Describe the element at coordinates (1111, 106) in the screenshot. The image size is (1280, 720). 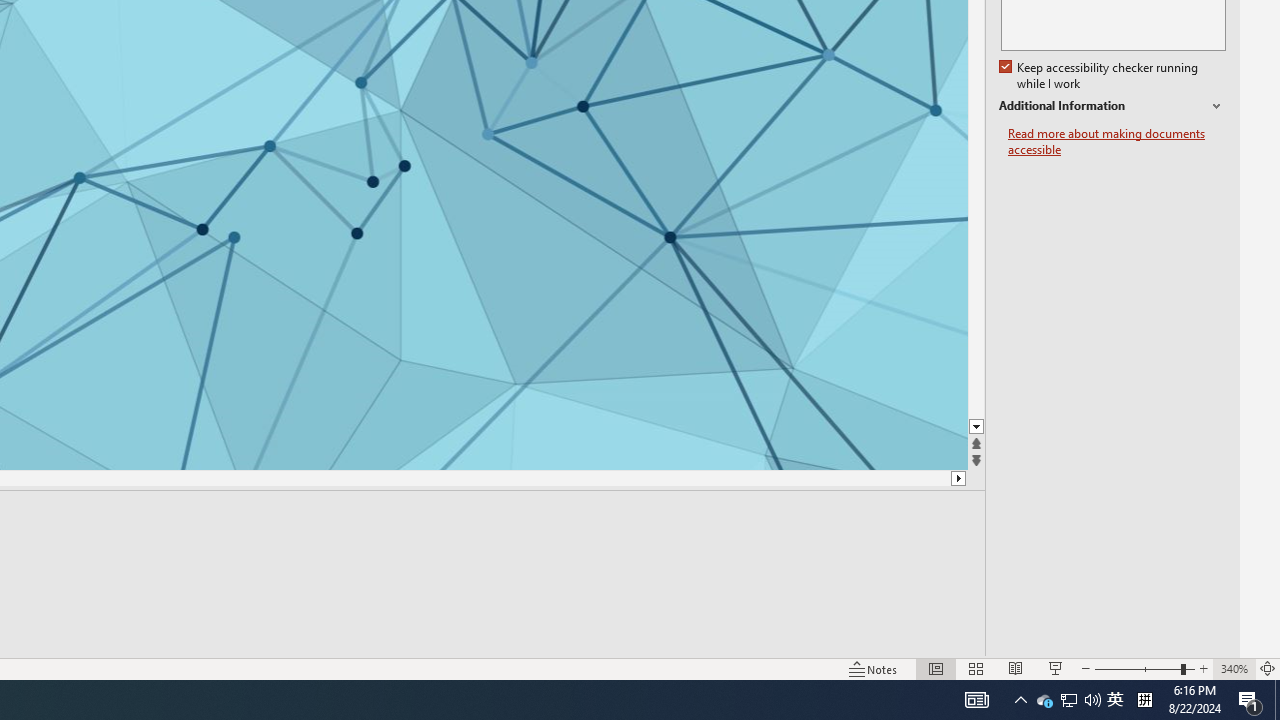
I see `'Additional Information'` at that location.